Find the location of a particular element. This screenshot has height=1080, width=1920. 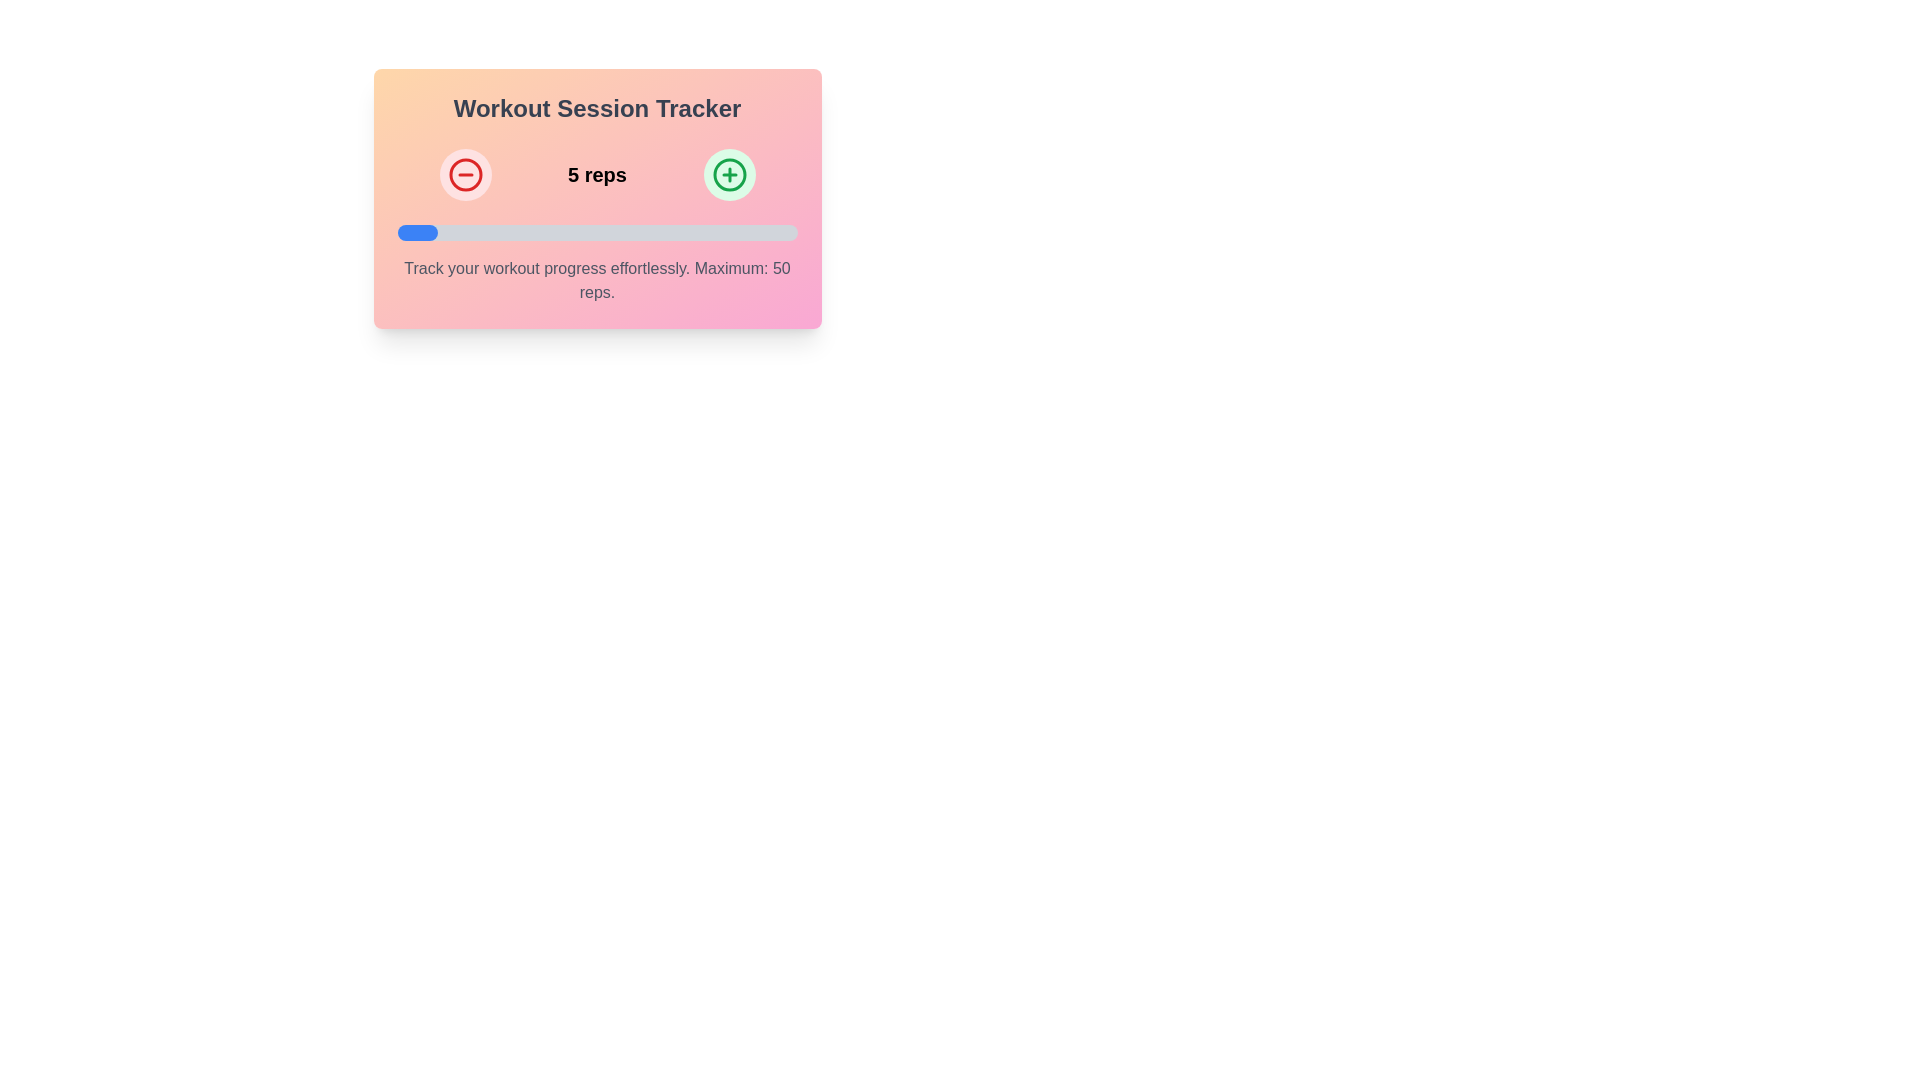

slider progress is located at coordinates (748, 231).